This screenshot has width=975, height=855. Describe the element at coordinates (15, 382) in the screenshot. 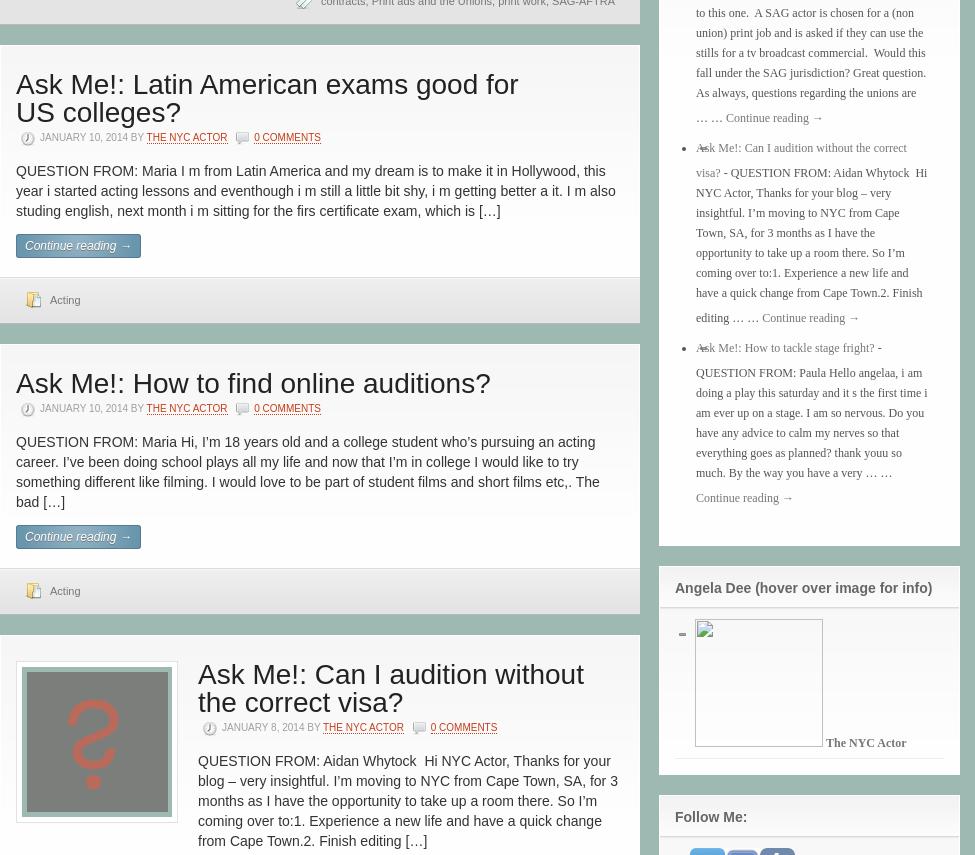

I see `'Ask Me!: How to find online auditions?'` at that location.